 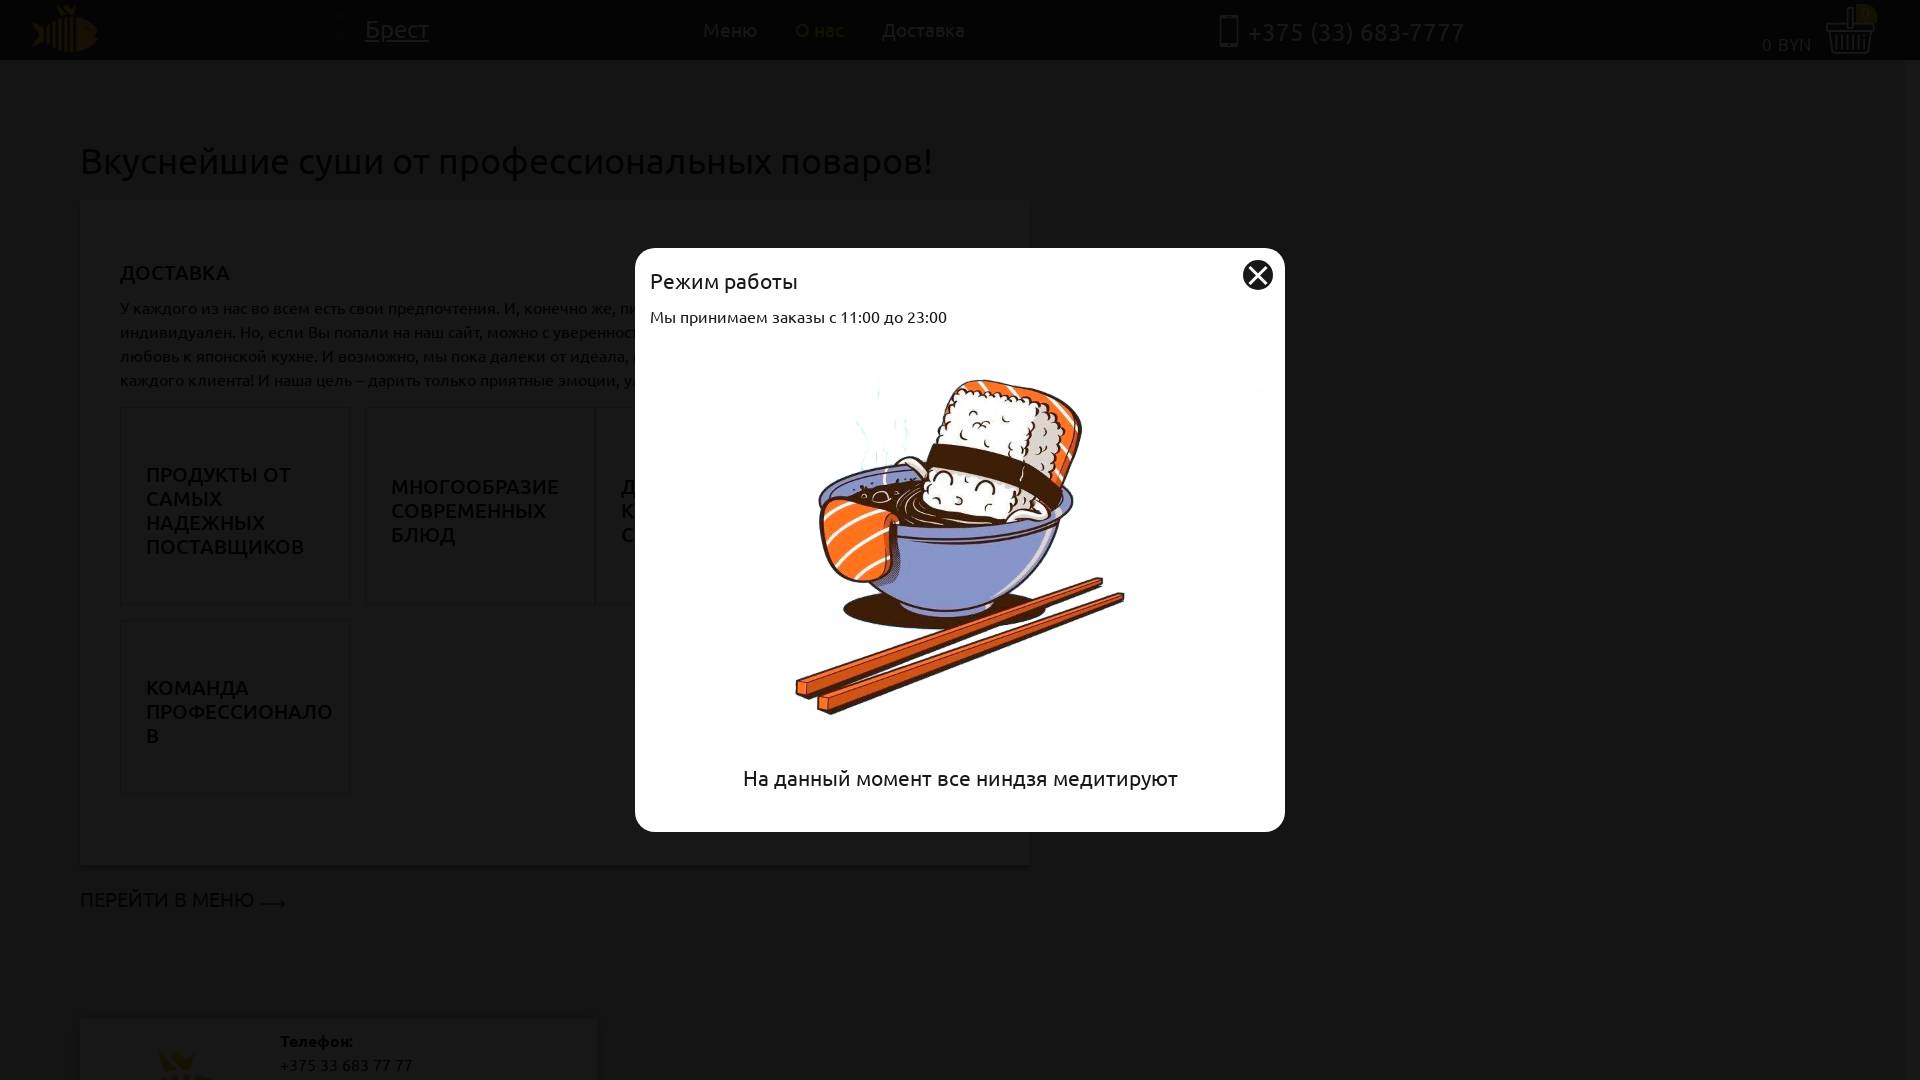 I want to click on '+375 (33) 683-7777', so click(x=1247, y=32).